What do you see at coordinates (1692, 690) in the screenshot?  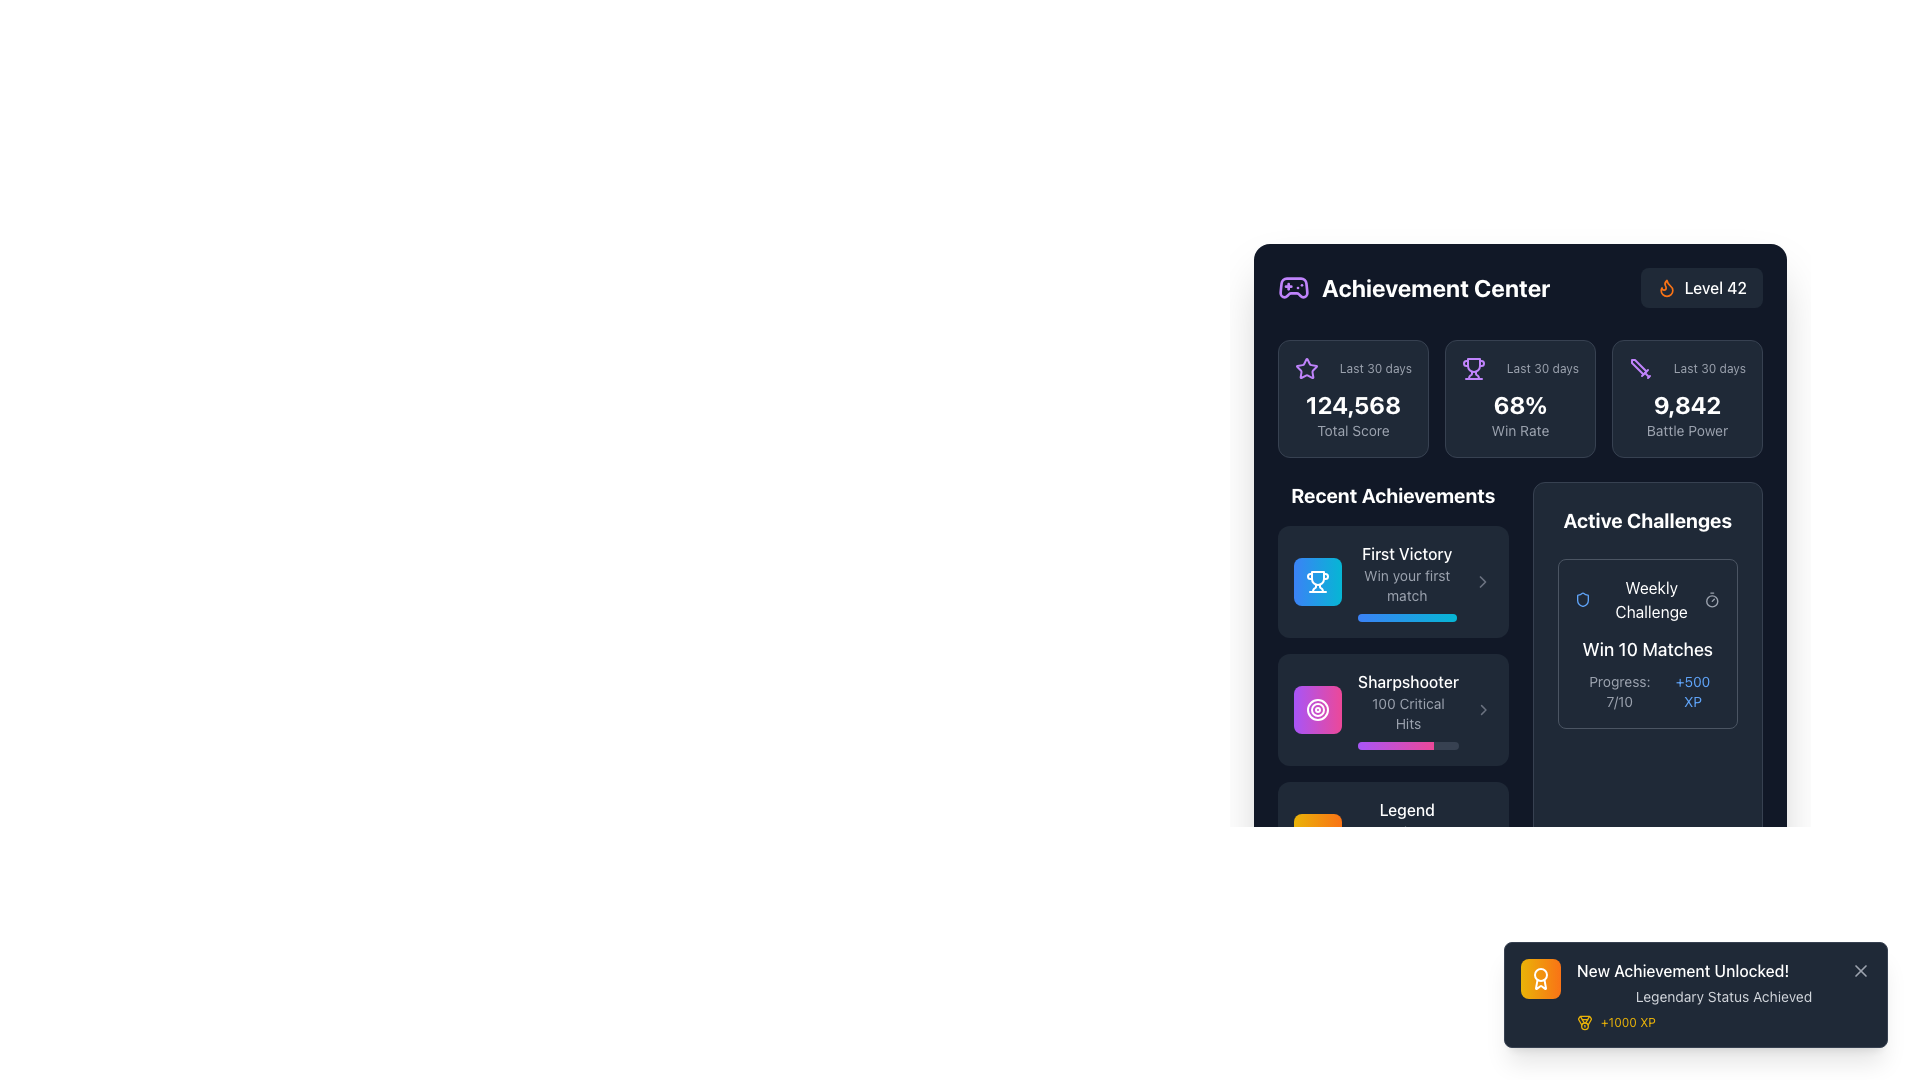 I see `the text component displaying '+500 XP' in blue, located in the 'Active Challenges' panel next to the 'Progress: 7/10' label under 'Win 10 Matches'` at bounding box center [1692, 690].